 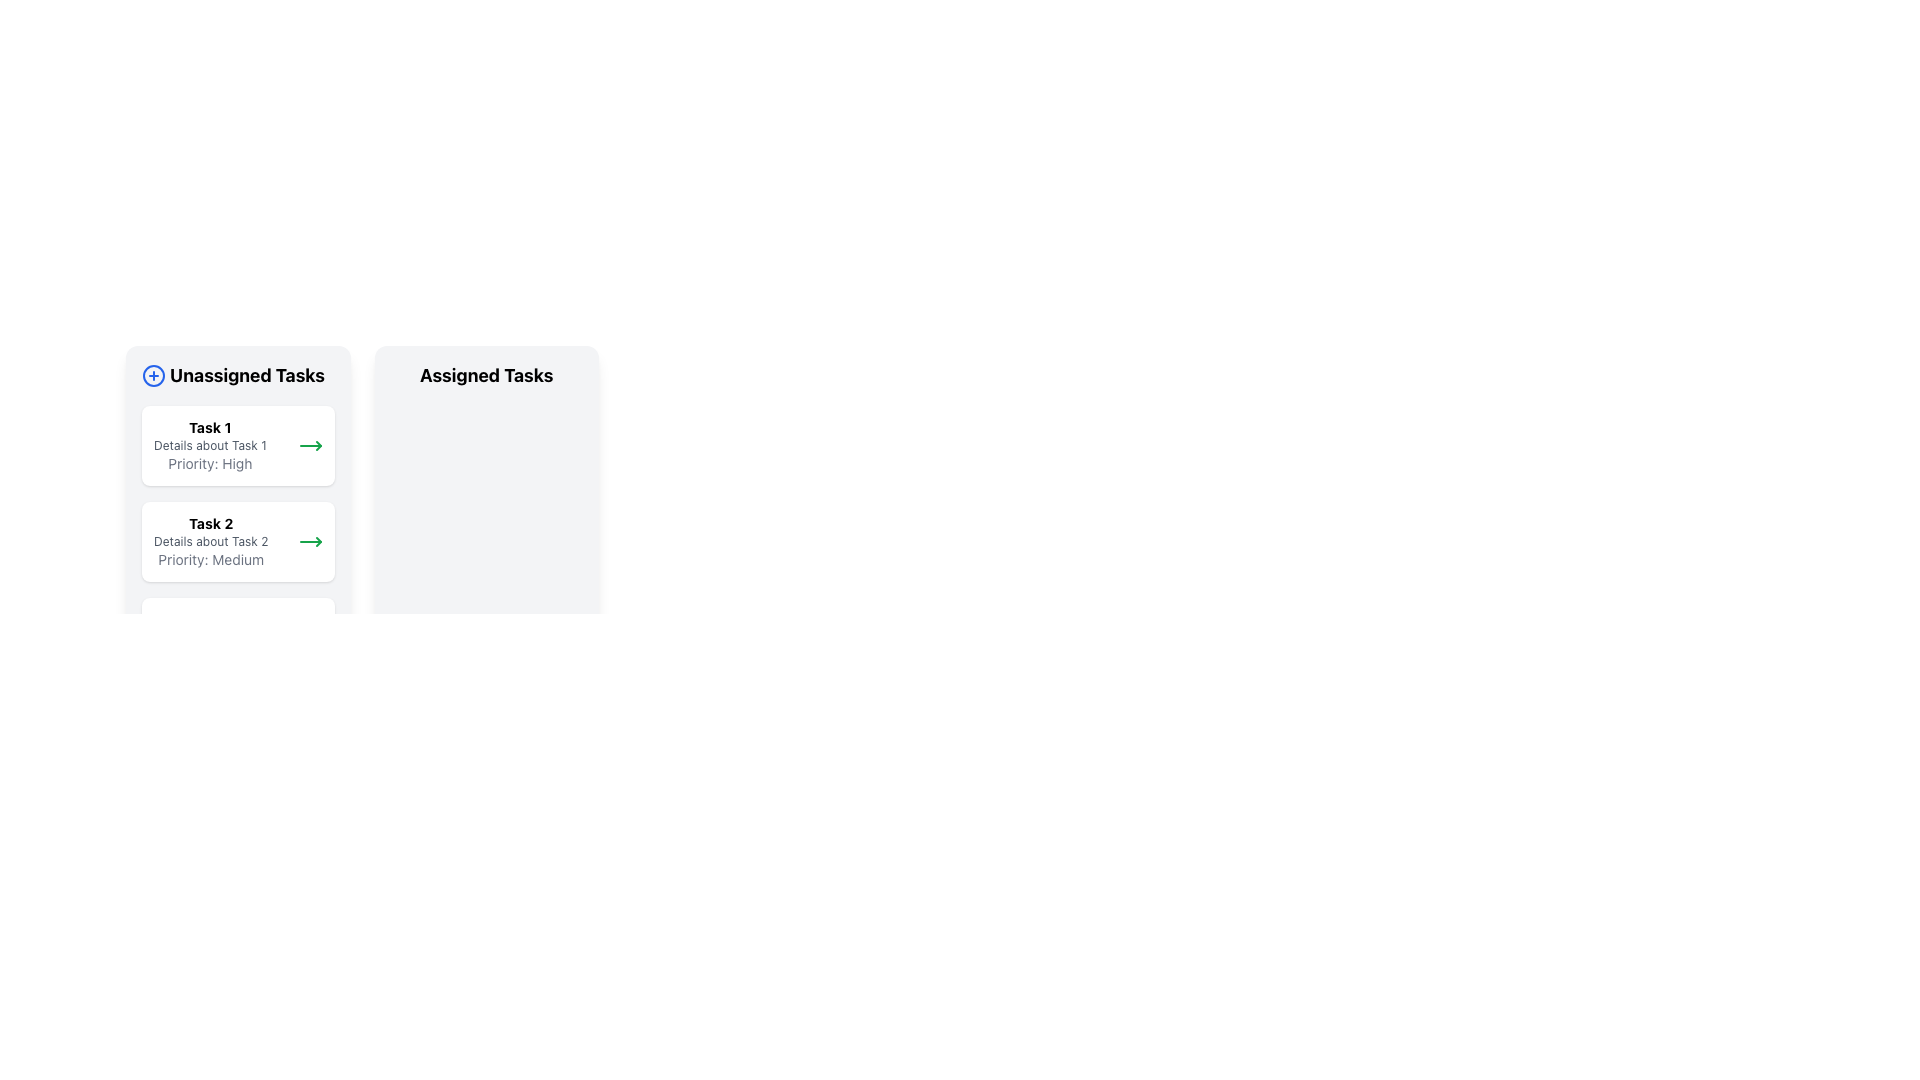 I want to click on heading text for the task card labeled 'Task 2', which serves as the title of the task in the left column of 'Unassigned Tasks', so click(x=211, y=523).